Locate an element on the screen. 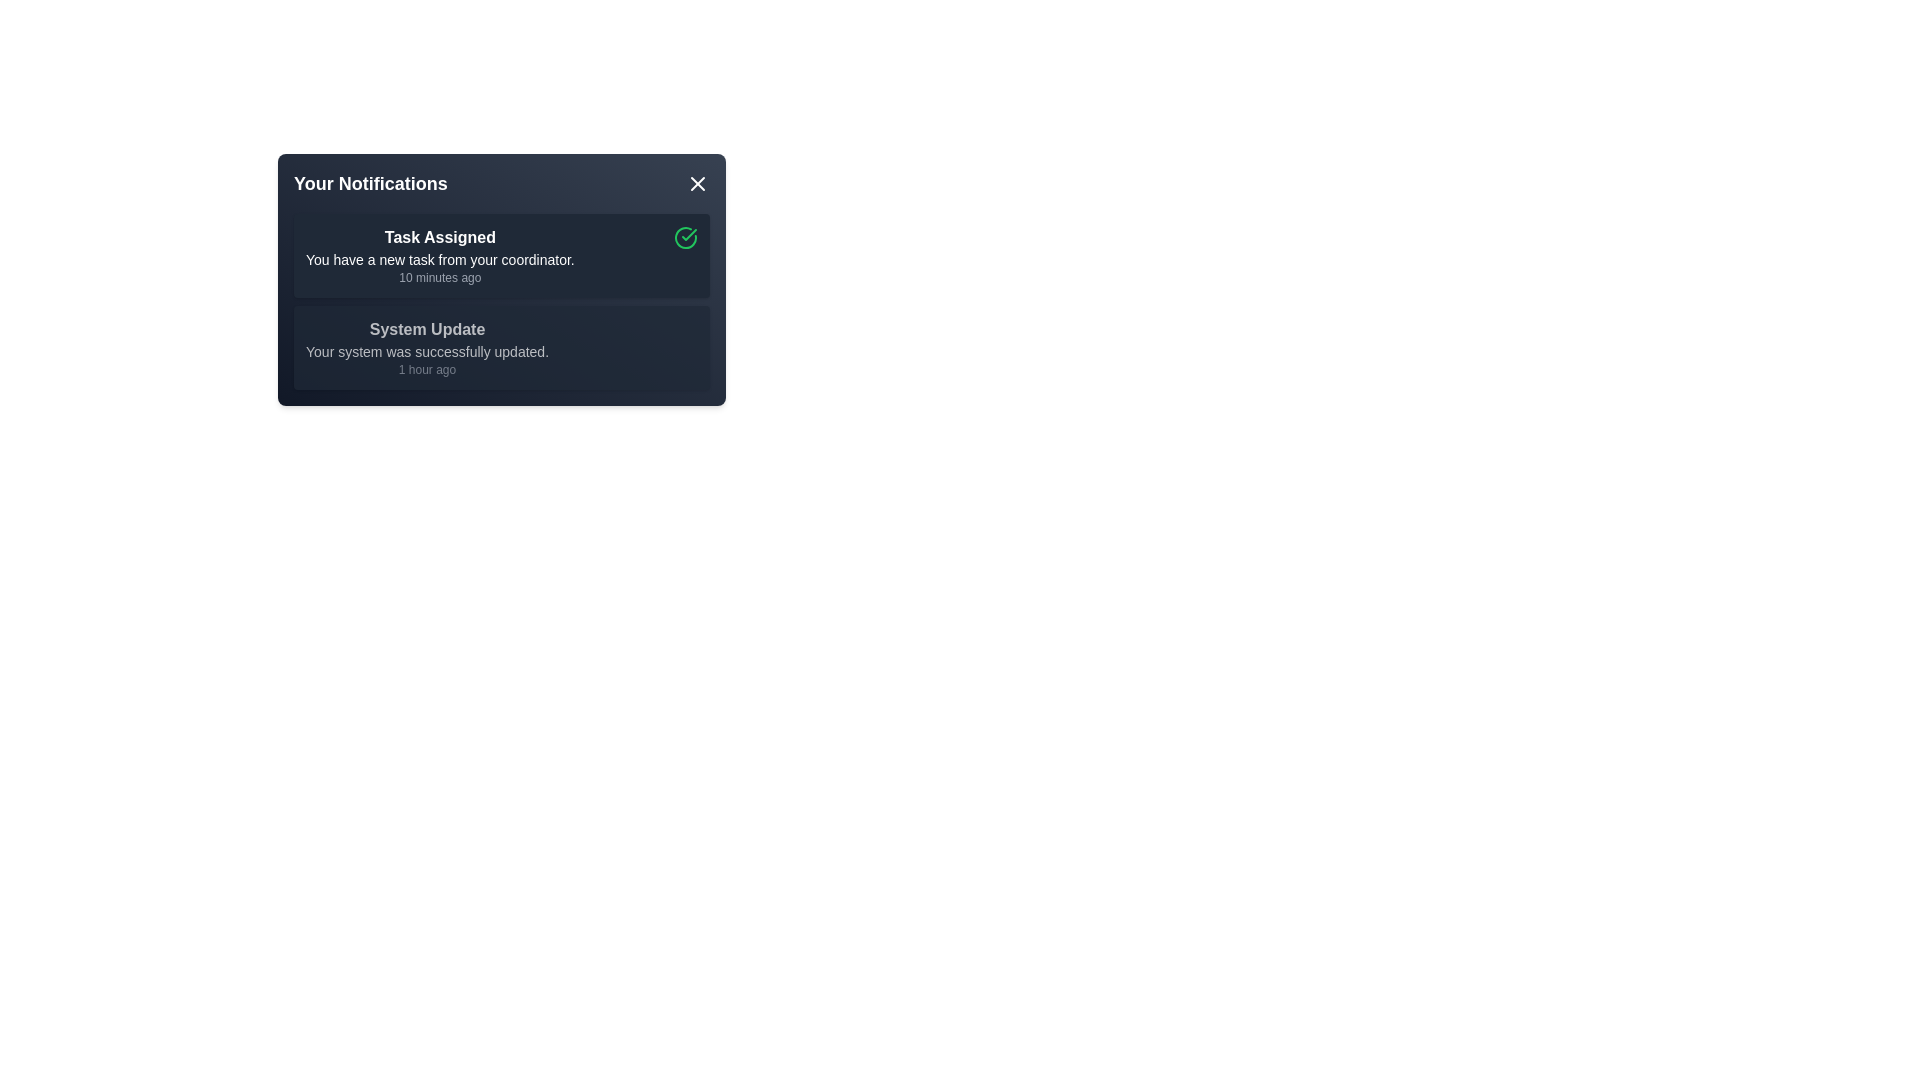 This screenshot has width=1920, height=1080. the text label displaying '10 minutes ago', which is located below the 'Task Assigned' title and above the notification description is located at coordinates (439, 277).